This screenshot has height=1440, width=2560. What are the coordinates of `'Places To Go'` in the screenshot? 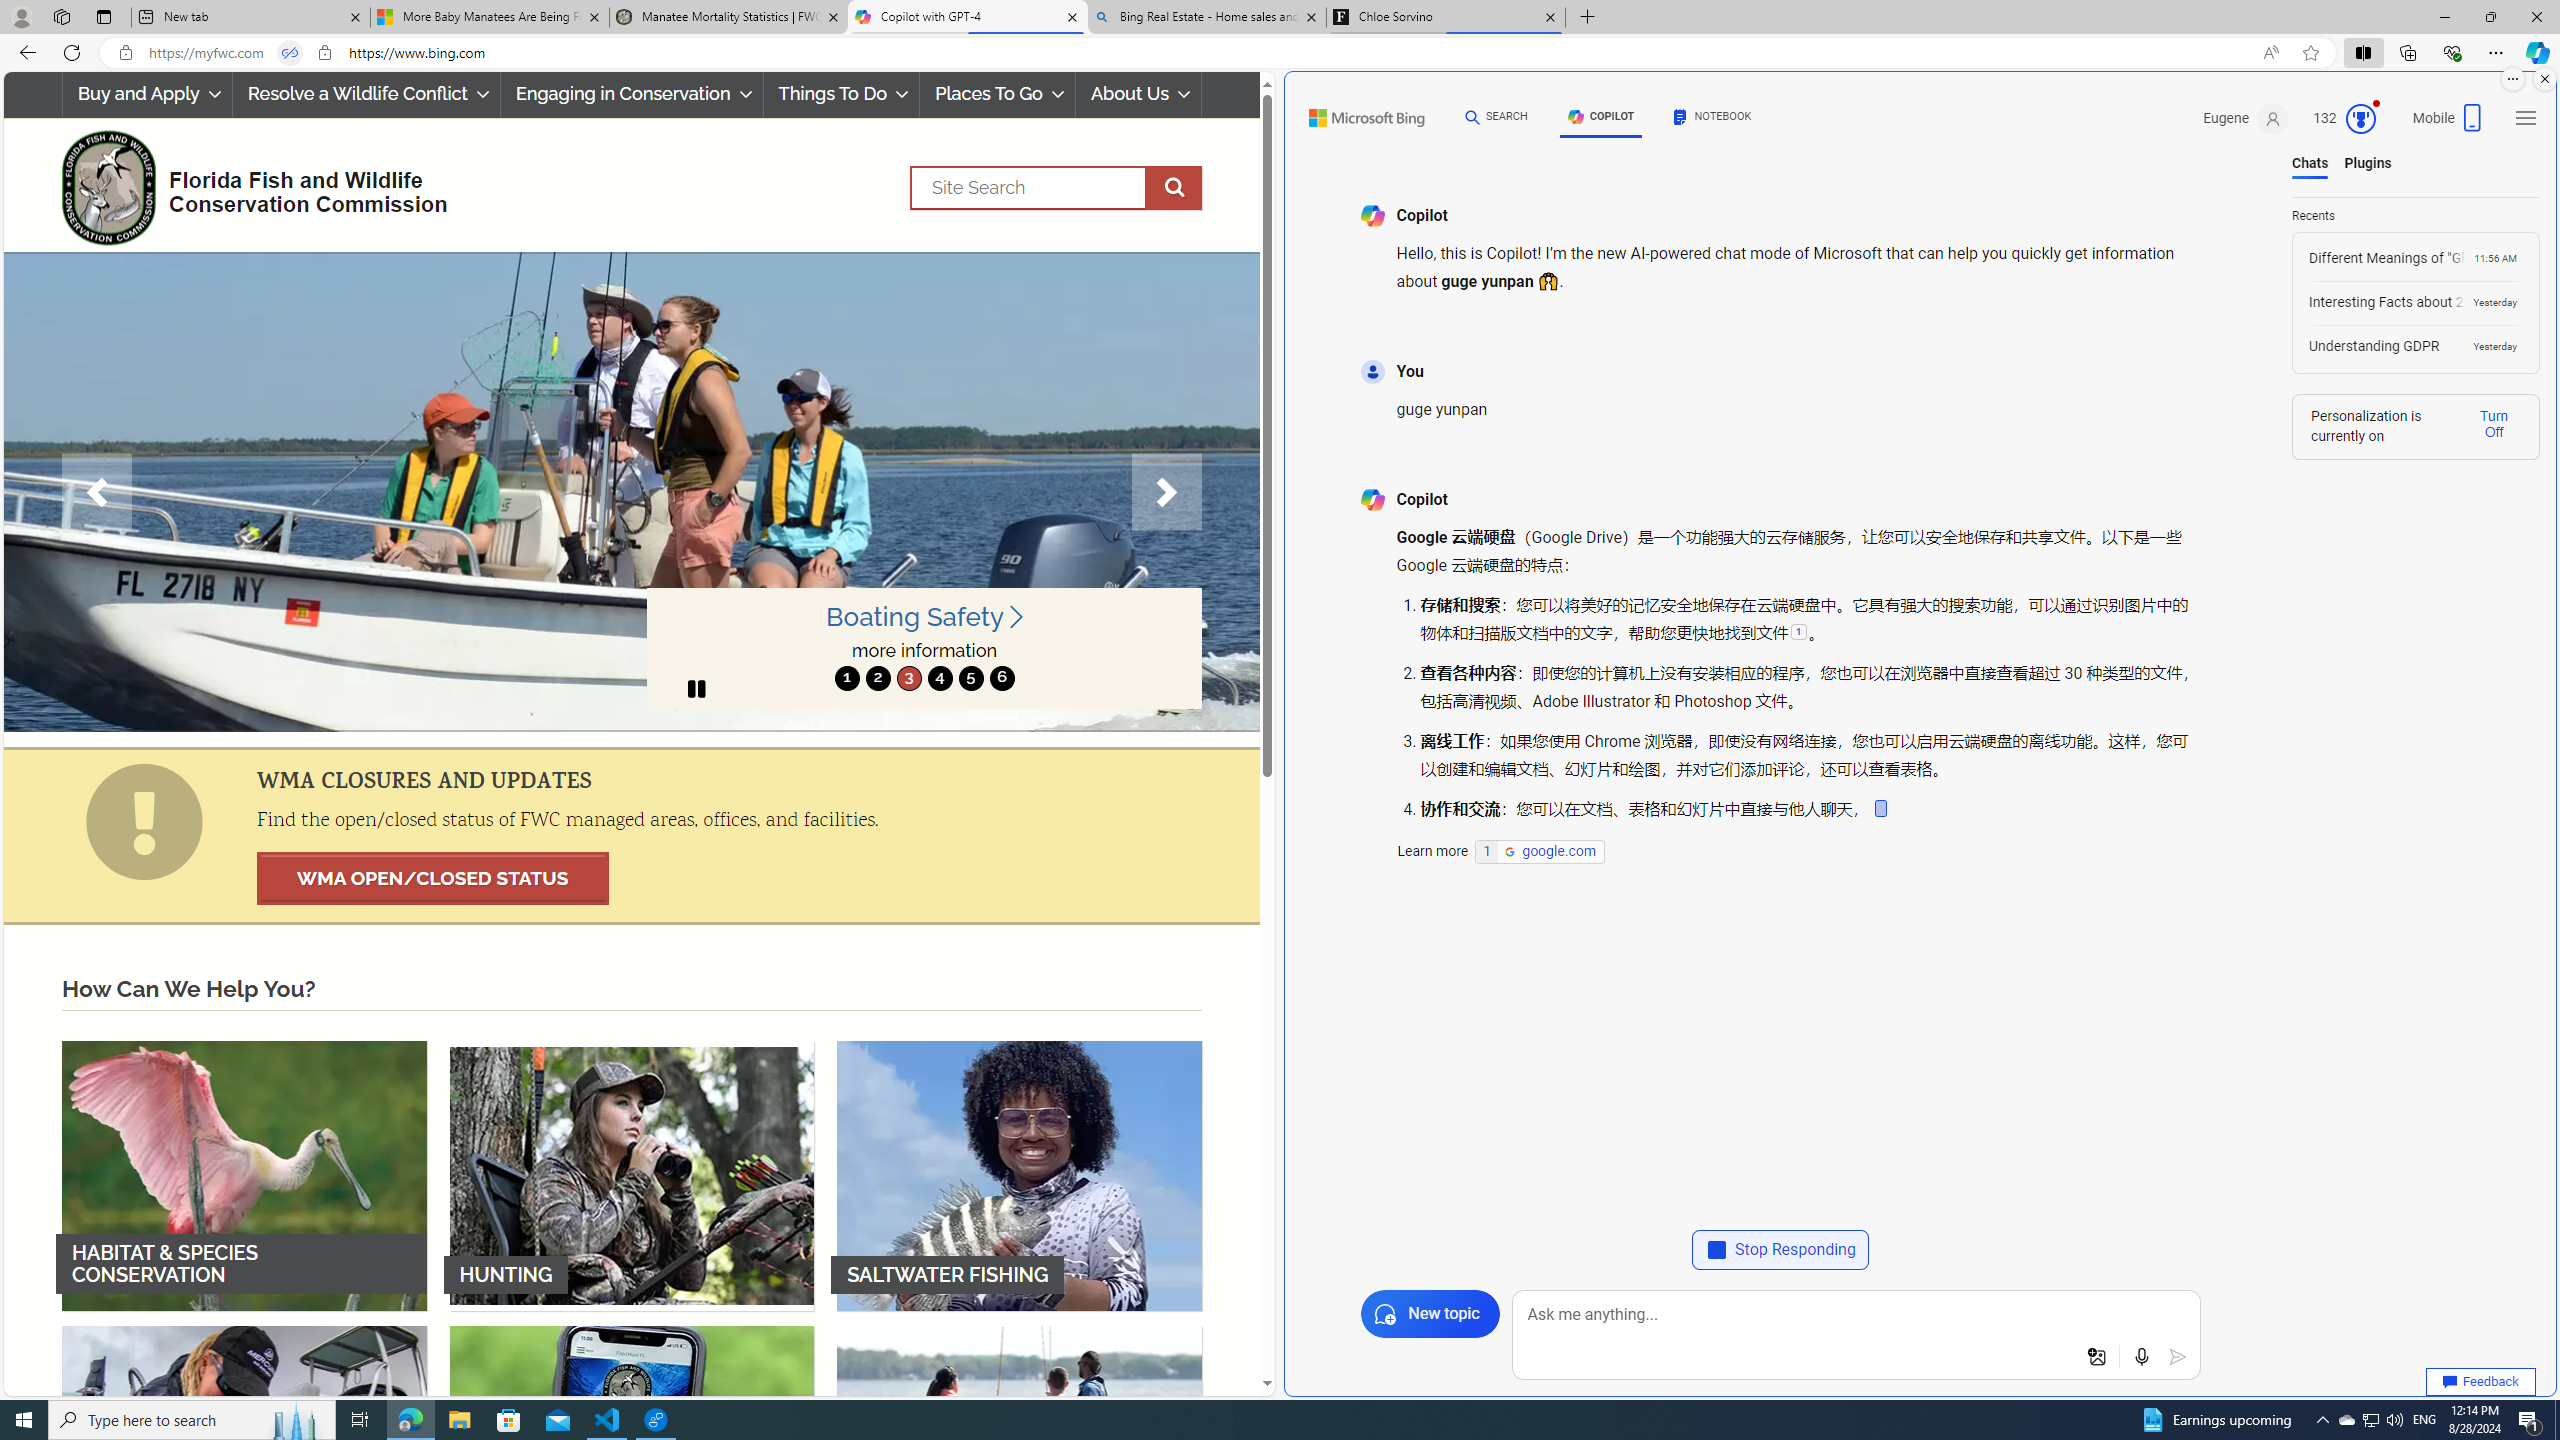 It's located at (996, 93).